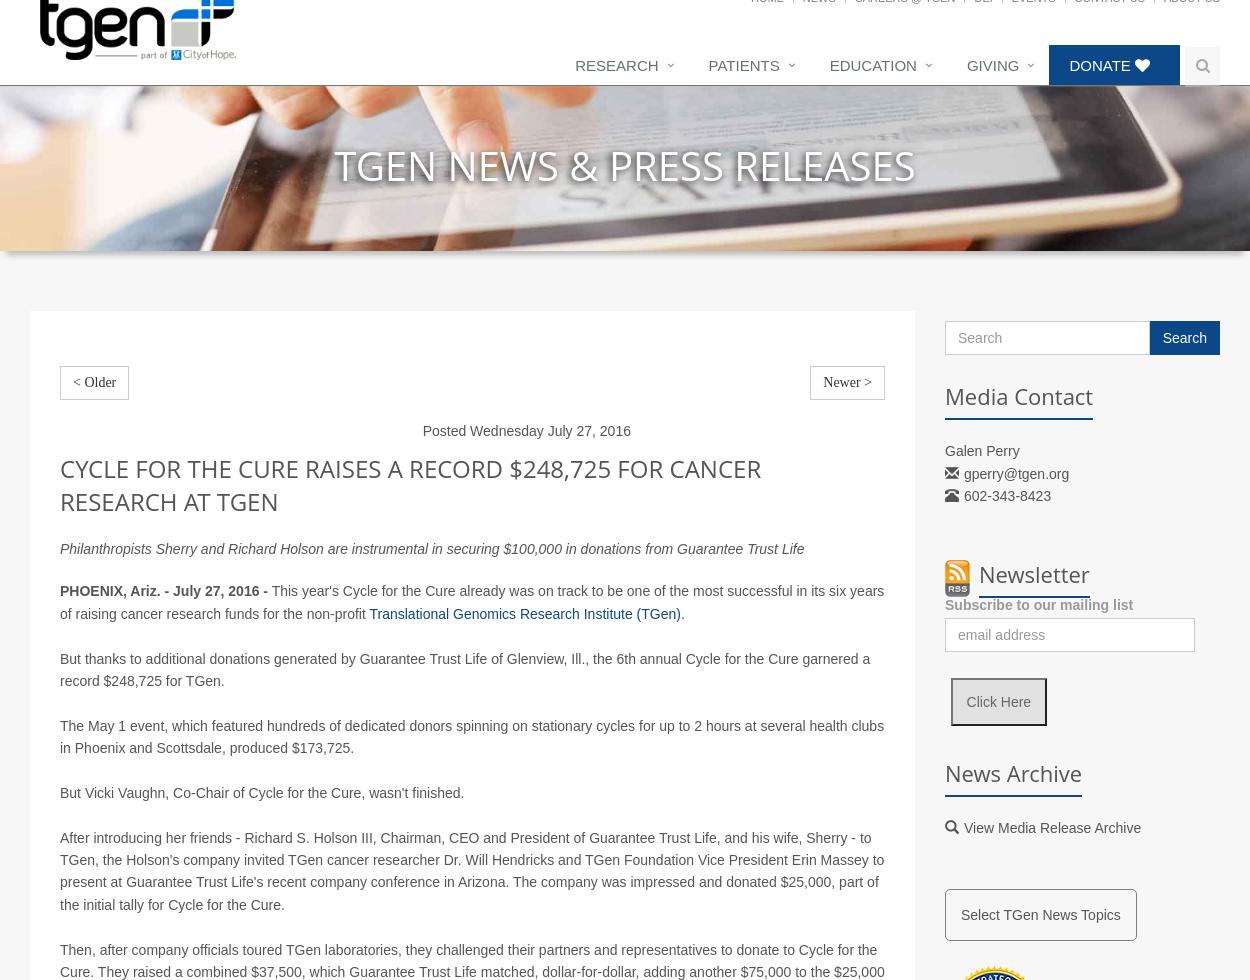 Image resolution: width=1250 pixels, height=980 pixels. Describe the element at coordinates (471, 625) in the screenshot. I see `'This year's Cycle for the Cure already was on track to be one of the most successful in its six years of raising cancer research funds for the non-profit'` at that location.